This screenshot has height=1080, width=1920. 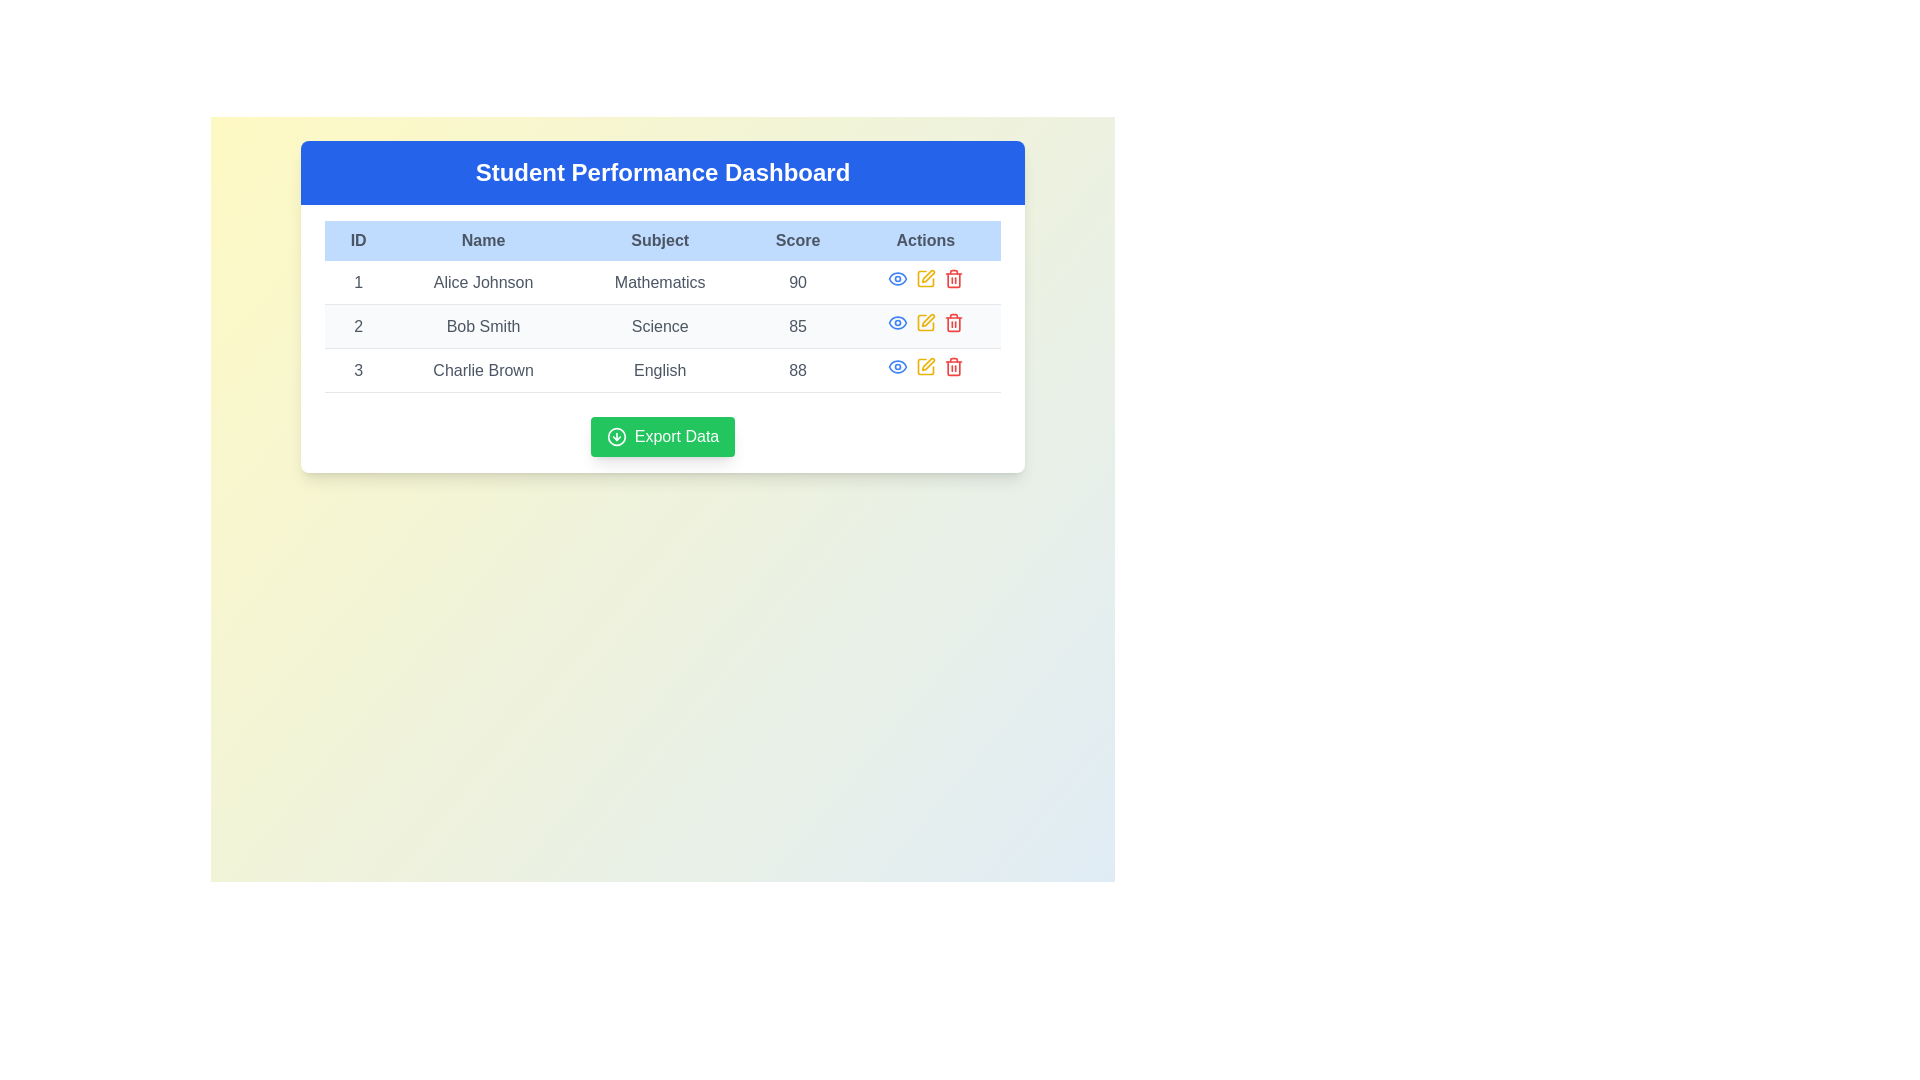 I want to click on the title text element that provides a clear description of the student performance dashboard, located at the top of the interface in a blue header section, so click(x=662, y=172).